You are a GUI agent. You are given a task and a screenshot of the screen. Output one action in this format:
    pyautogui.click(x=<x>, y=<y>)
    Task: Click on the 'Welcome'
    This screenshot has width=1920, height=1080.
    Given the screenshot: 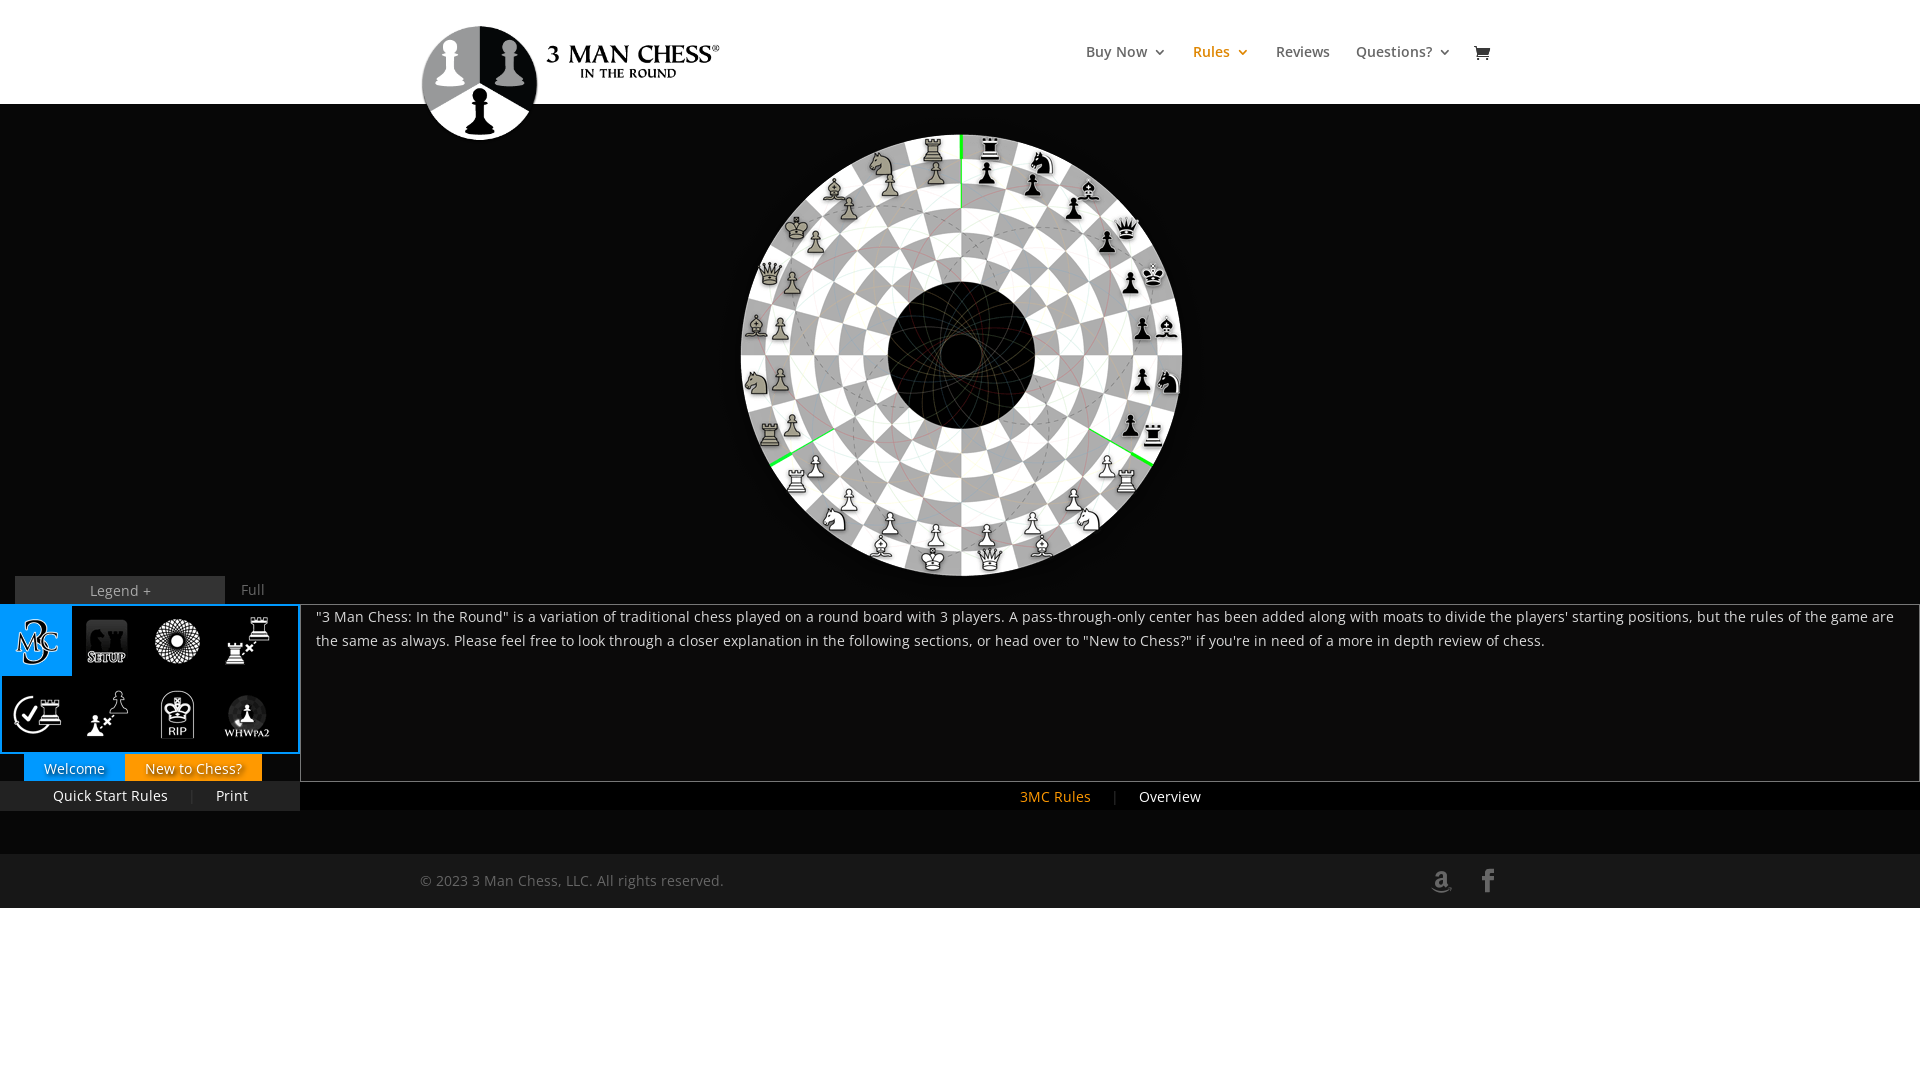 What is the action you would take?
    pyautogui.click(x=74, y=766)
    